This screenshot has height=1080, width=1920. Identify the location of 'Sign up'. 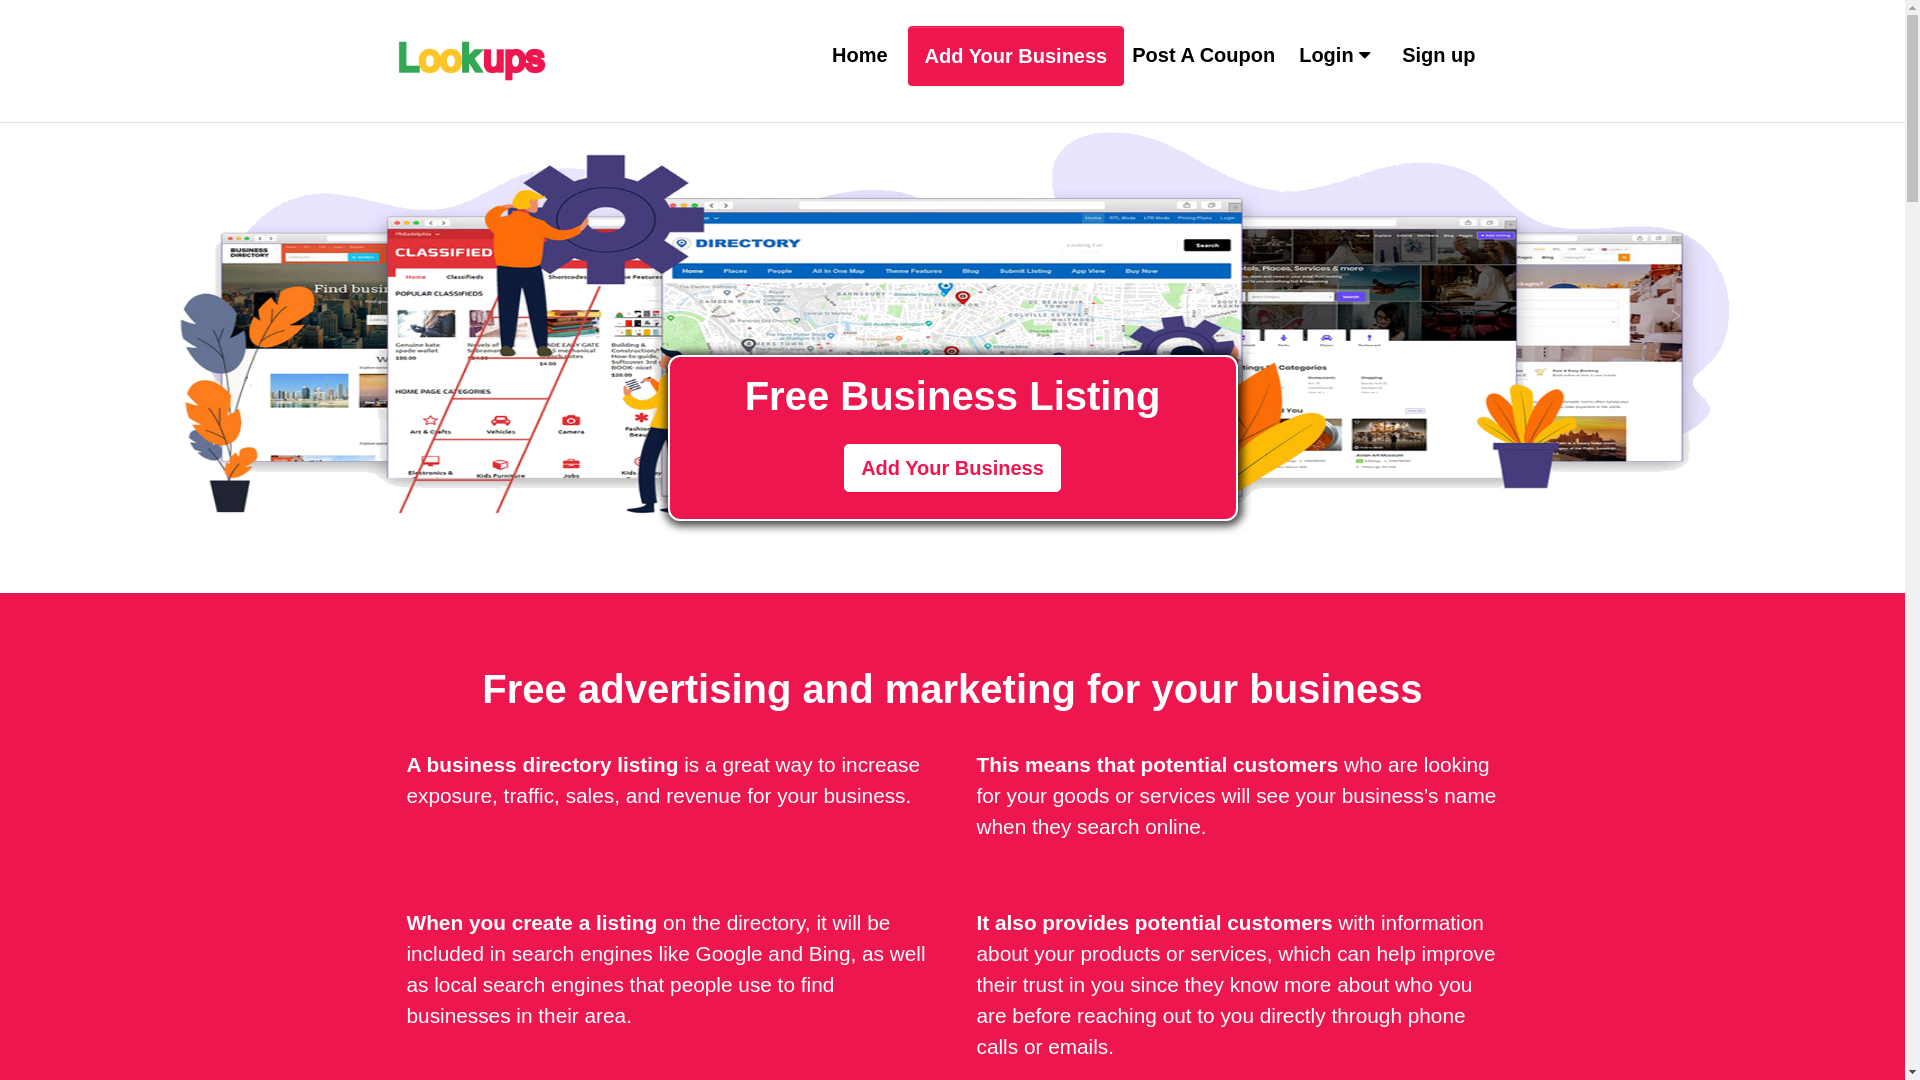
(1437, 60).